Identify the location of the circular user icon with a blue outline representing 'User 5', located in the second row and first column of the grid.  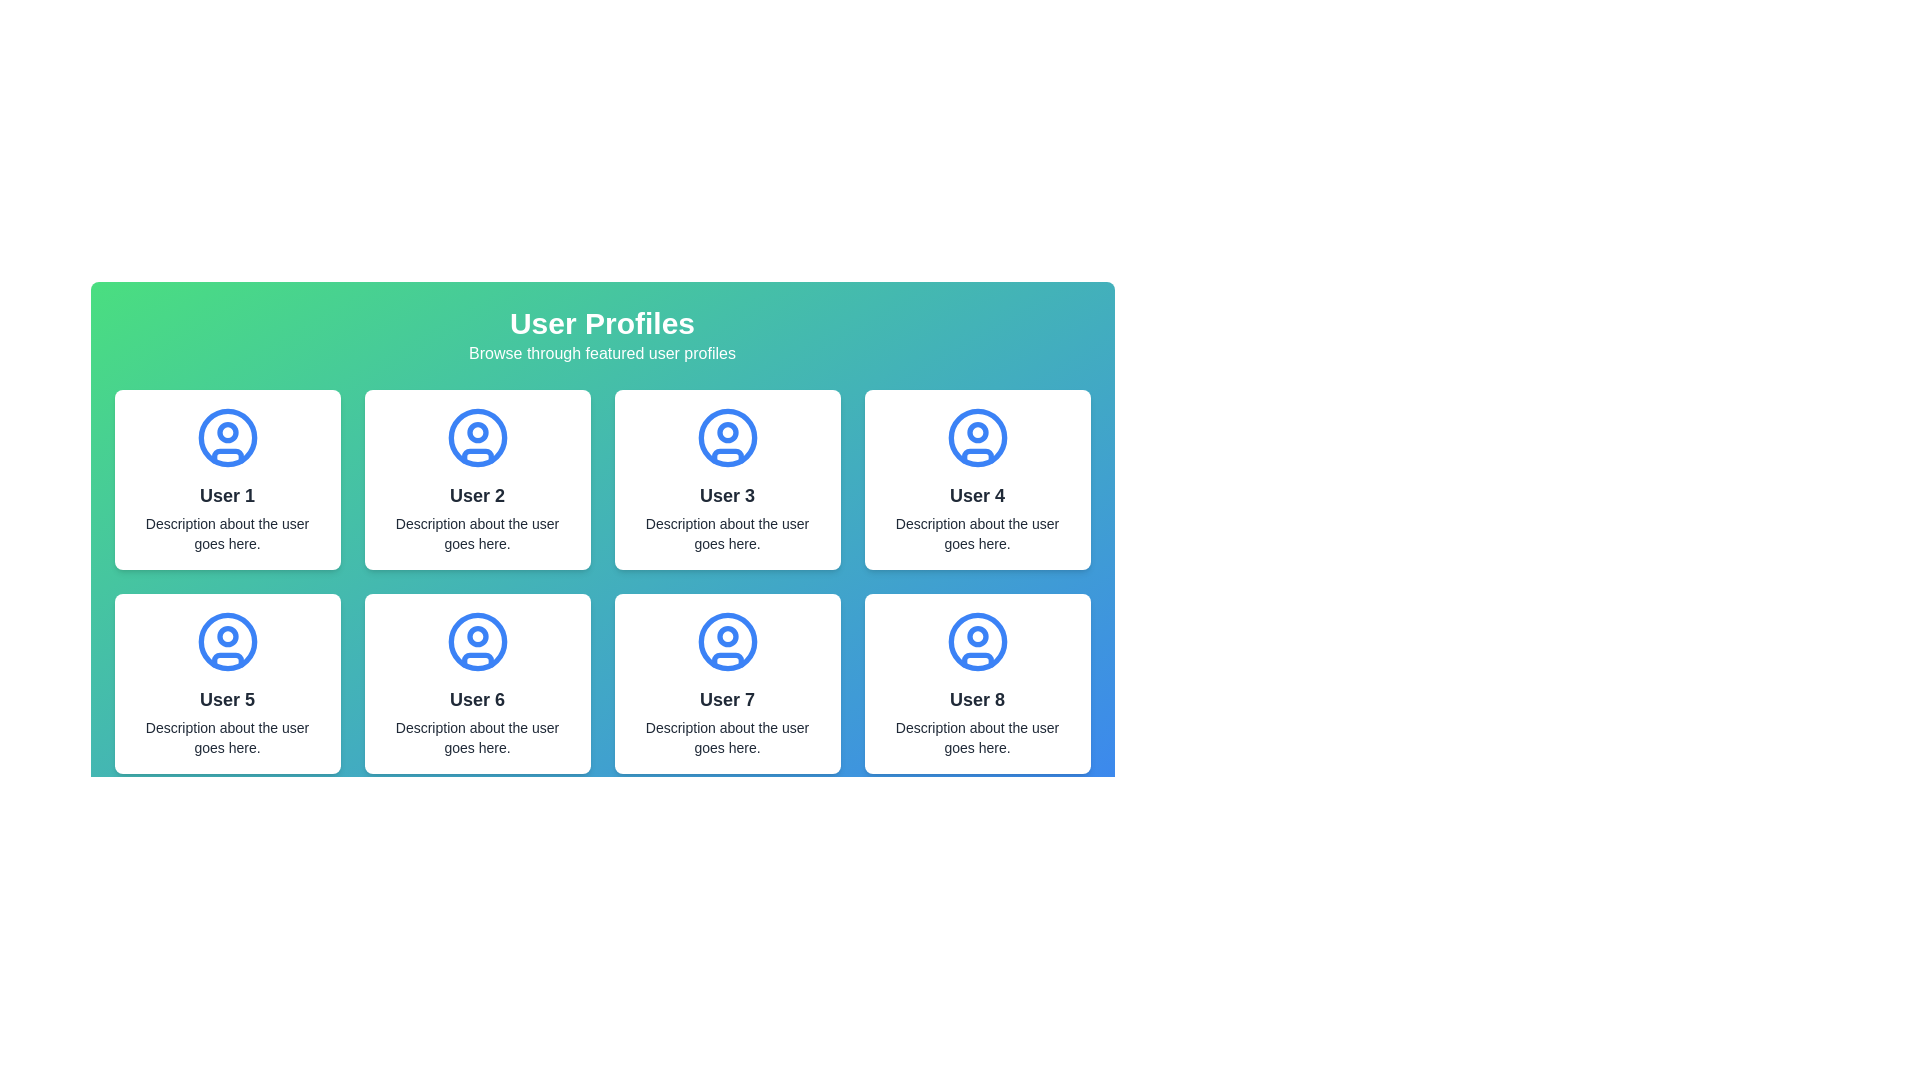
(227, 641).